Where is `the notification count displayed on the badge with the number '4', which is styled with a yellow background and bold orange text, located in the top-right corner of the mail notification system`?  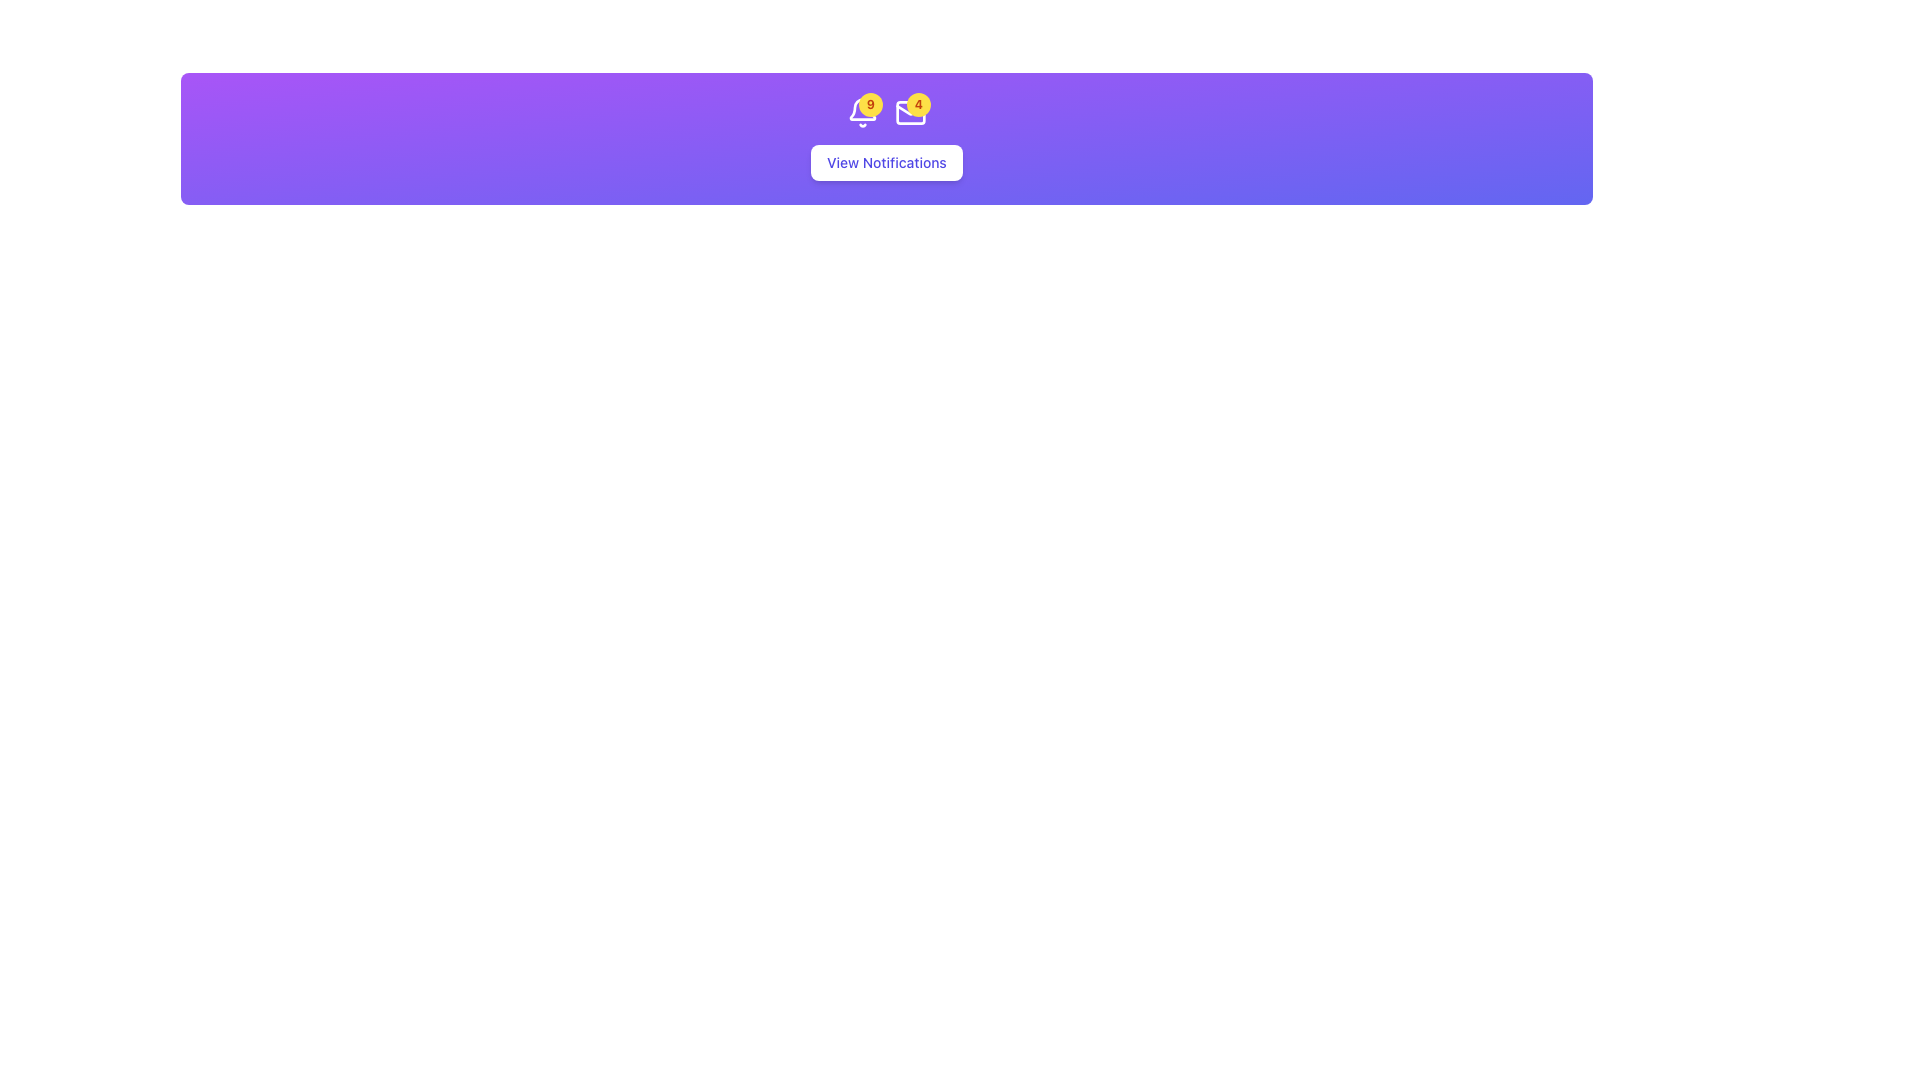
the notification count displayed on the badge with the number '4', which is styled with a yellow background and bold orange text, located in the top-right corner of the mail notification system is located at coordinates (917, 104).